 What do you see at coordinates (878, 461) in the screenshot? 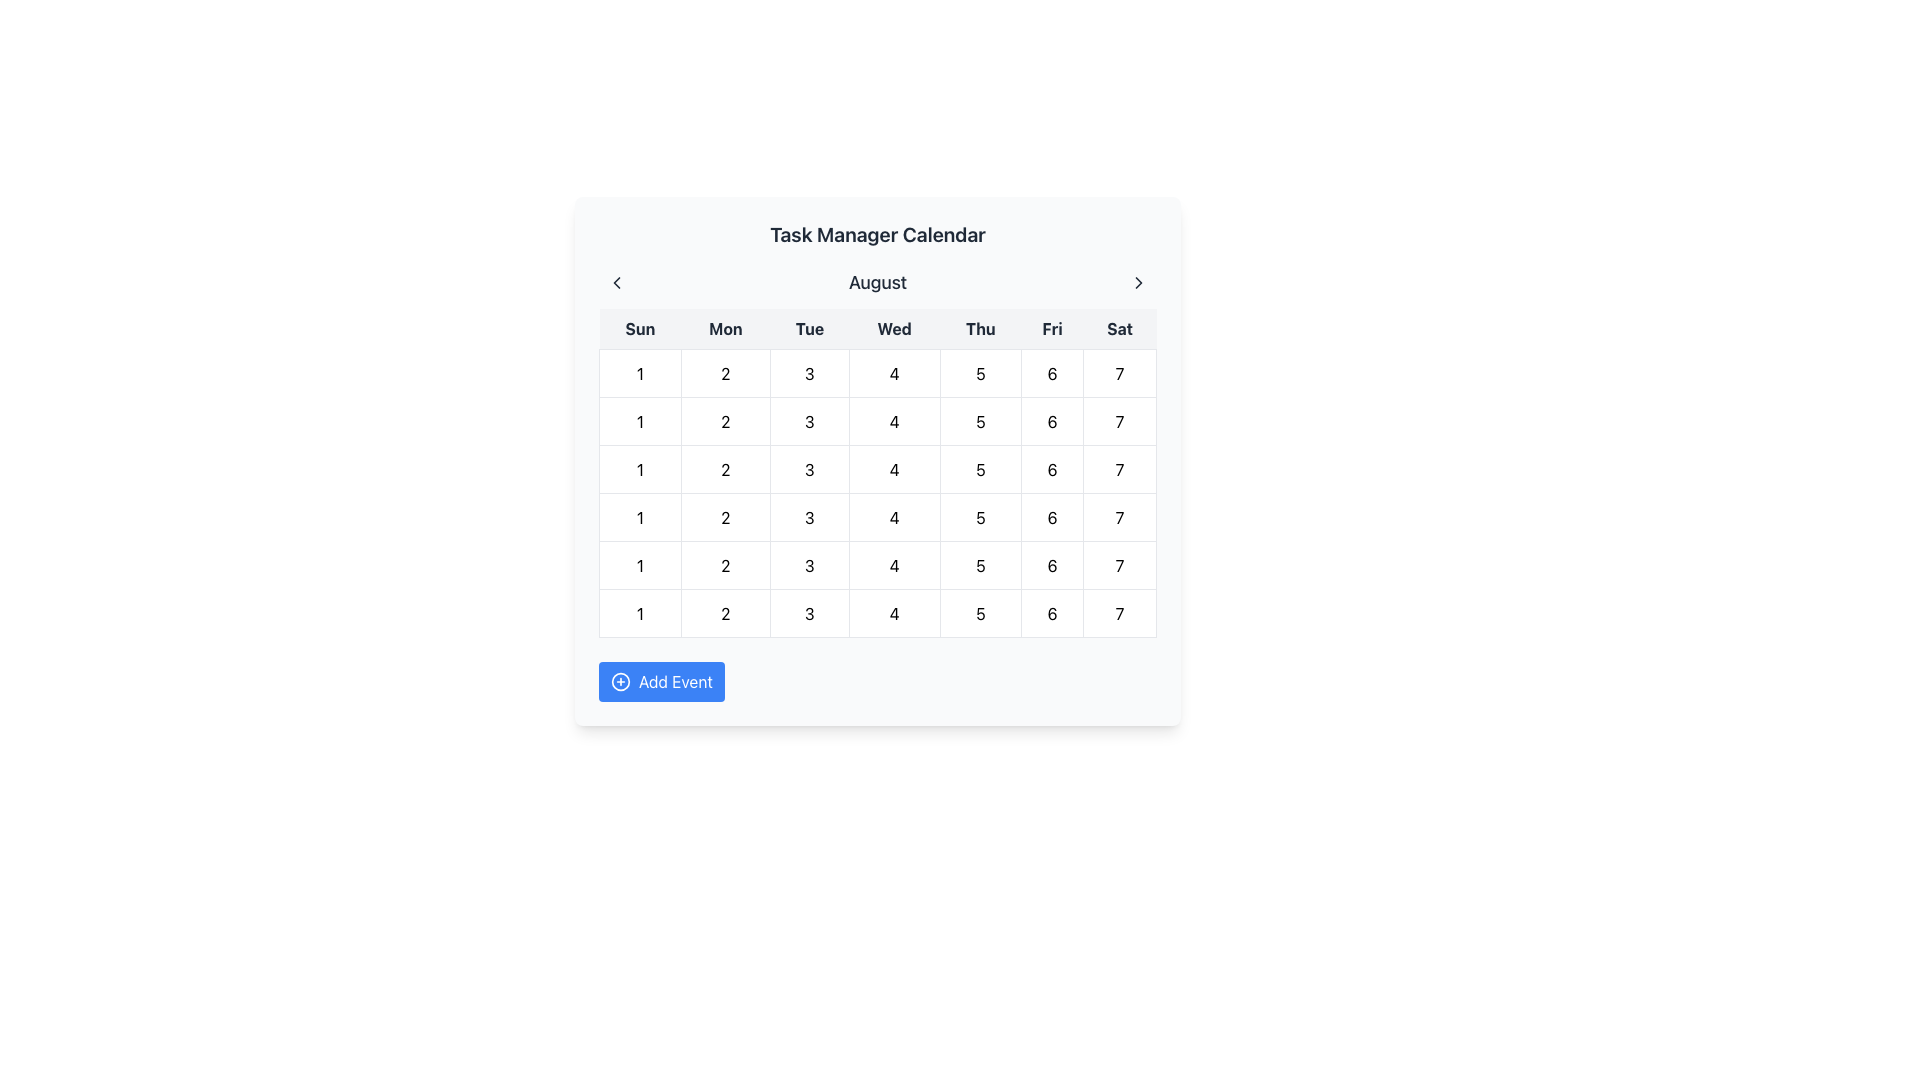
I see `a date within the 'Task Manager Calendar'` at bounding box center [878, 461].